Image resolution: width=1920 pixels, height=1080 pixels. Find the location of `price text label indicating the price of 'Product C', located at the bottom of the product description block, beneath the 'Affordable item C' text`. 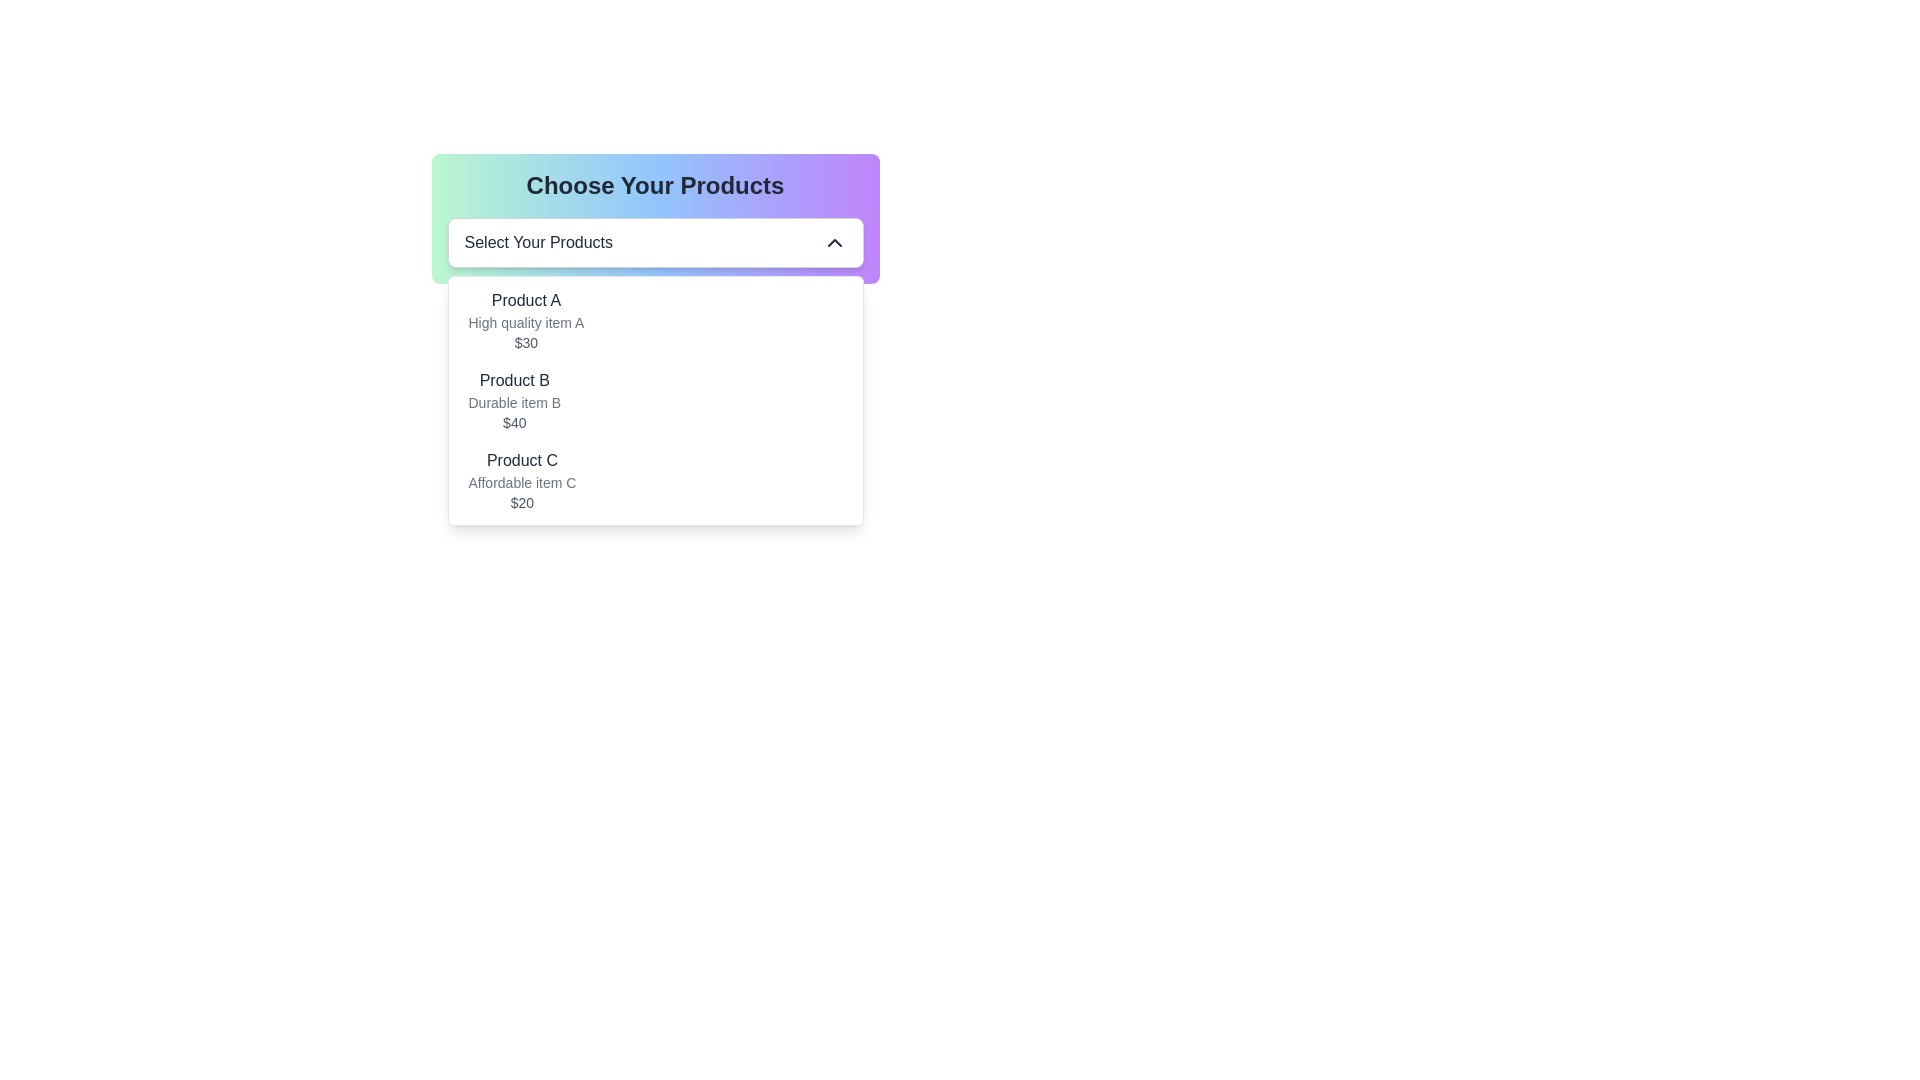

price text label indicating the price of 'Product C', located at the bottom of the product description block, beneath the 'Affordable item C' text is located at coordinates (522, 501).